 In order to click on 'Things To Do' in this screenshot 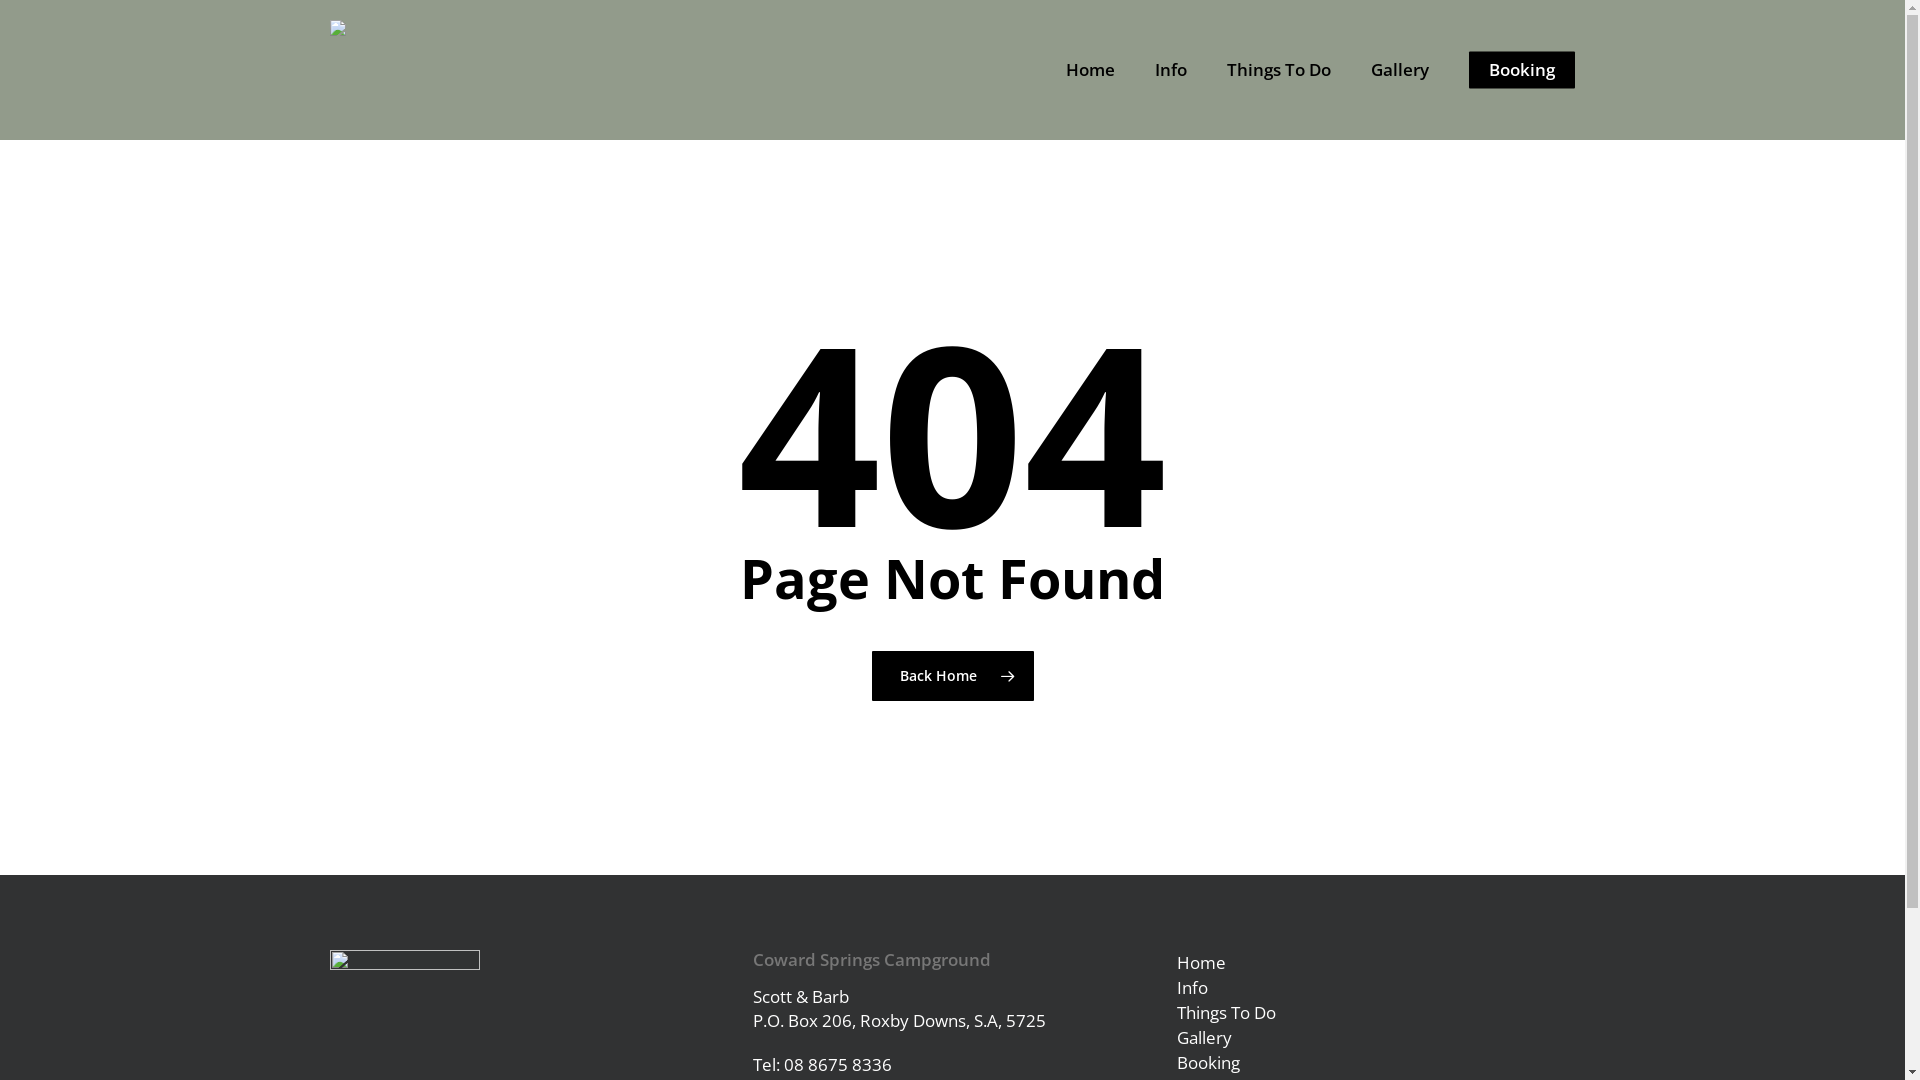, I will do `click(1277, 68)`.